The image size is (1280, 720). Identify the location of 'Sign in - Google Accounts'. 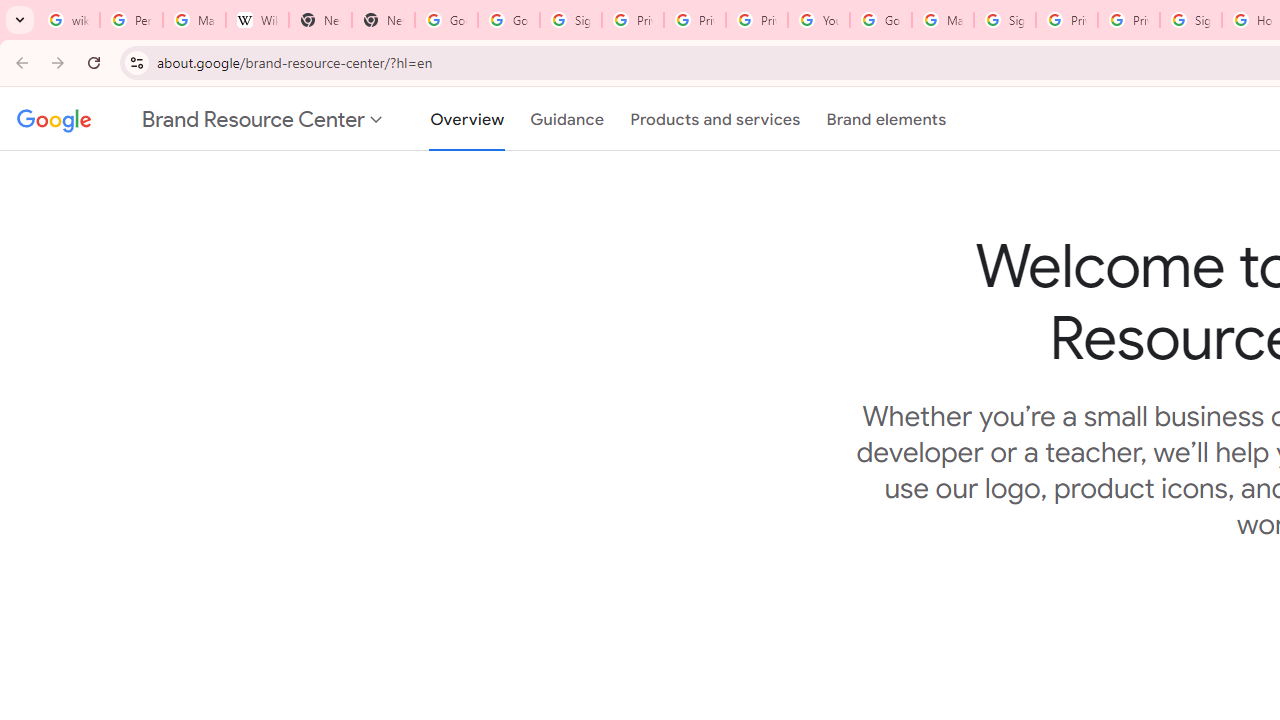
(1004, 20).